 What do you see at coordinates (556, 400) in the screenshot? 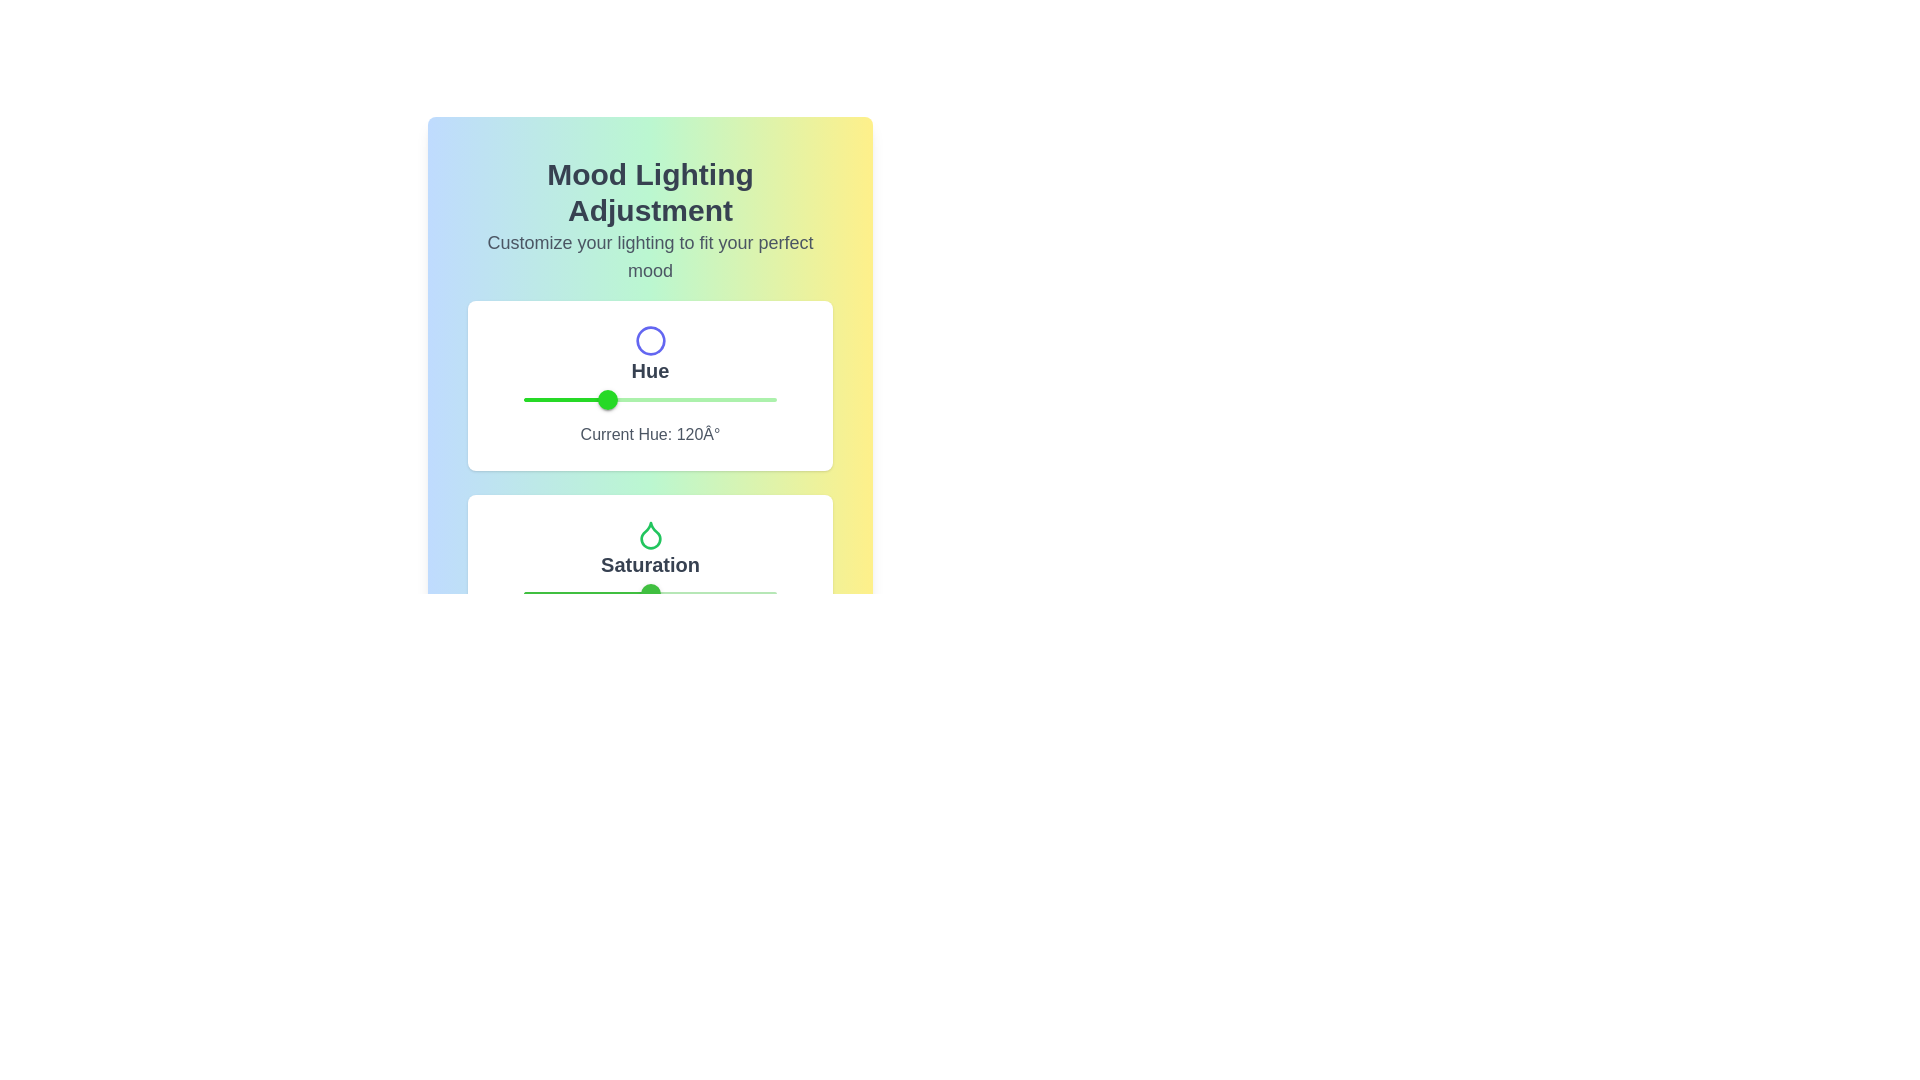
I see `the hue` at bounding box center [556, 400].